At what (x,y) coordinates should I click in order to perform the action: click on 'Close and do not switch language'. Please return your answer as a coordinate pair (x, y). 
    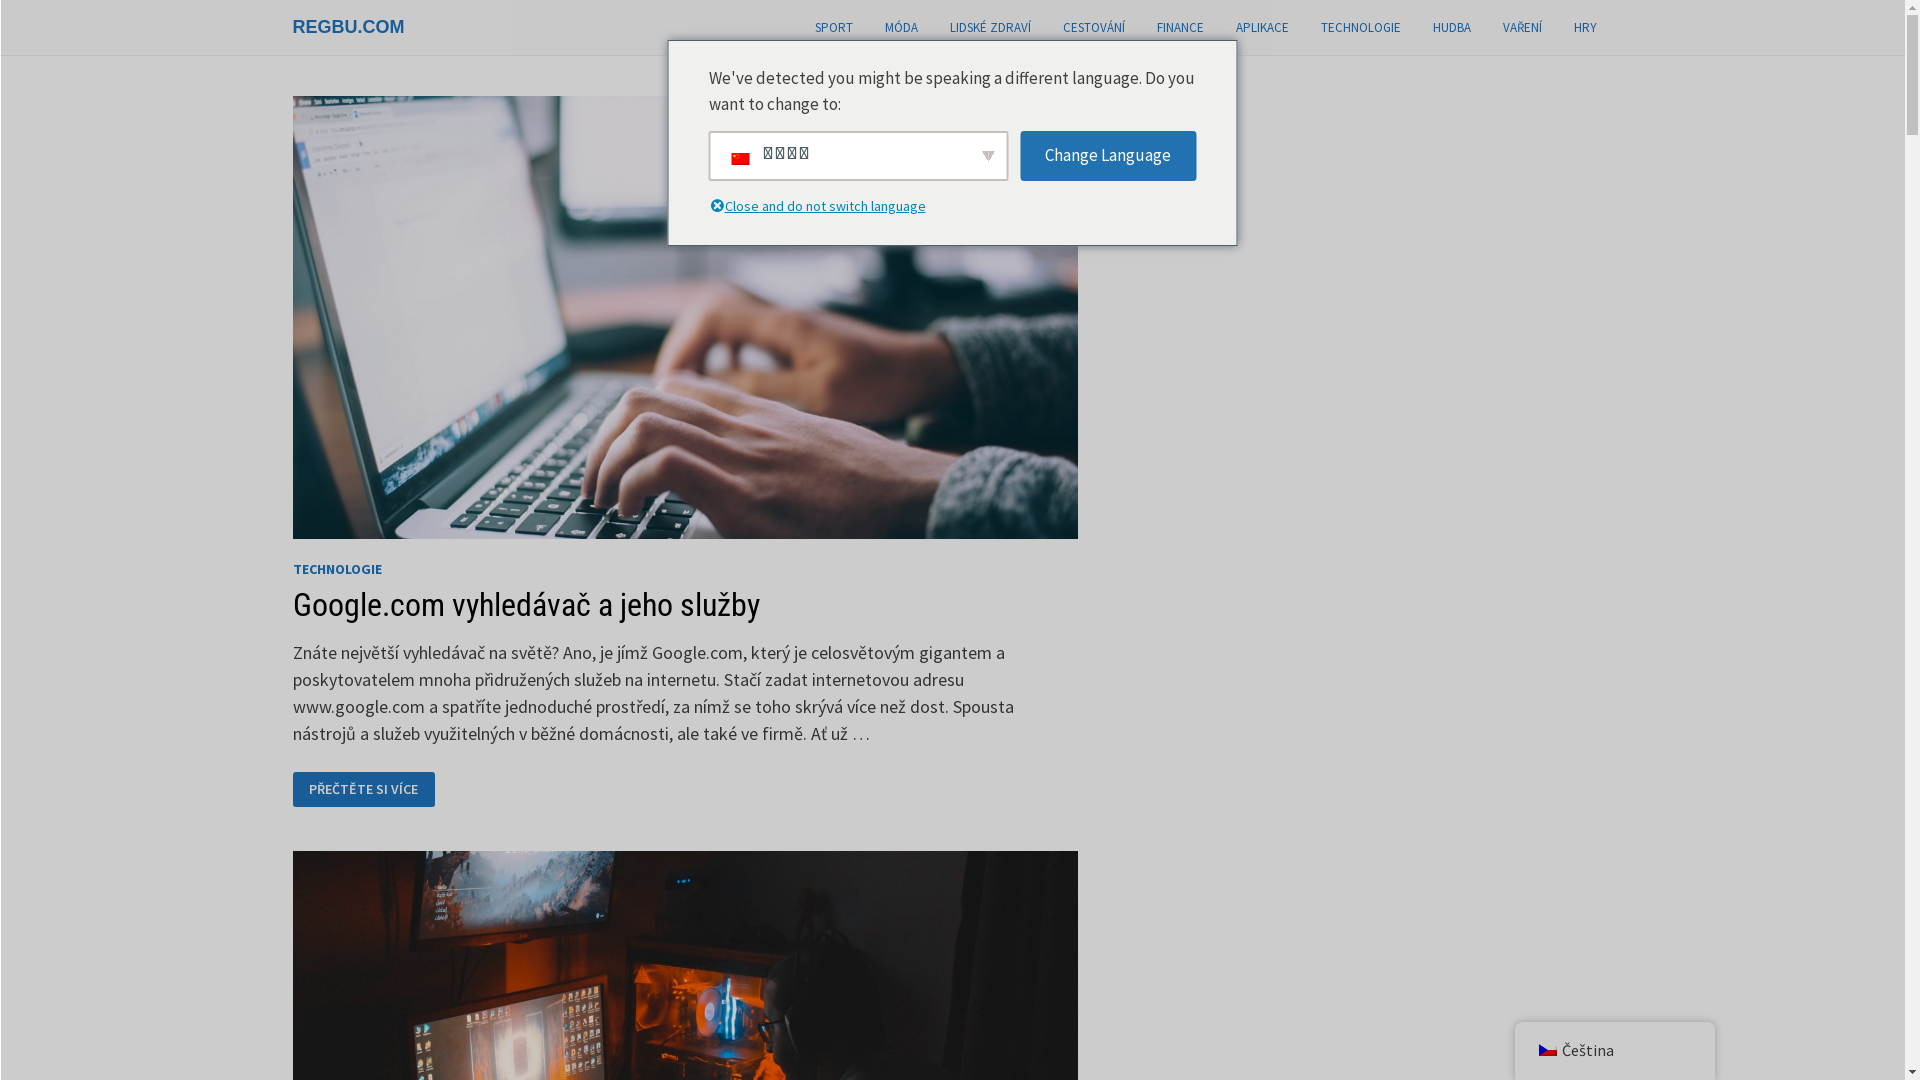
    Looking at the image, I should click on (830, 208).